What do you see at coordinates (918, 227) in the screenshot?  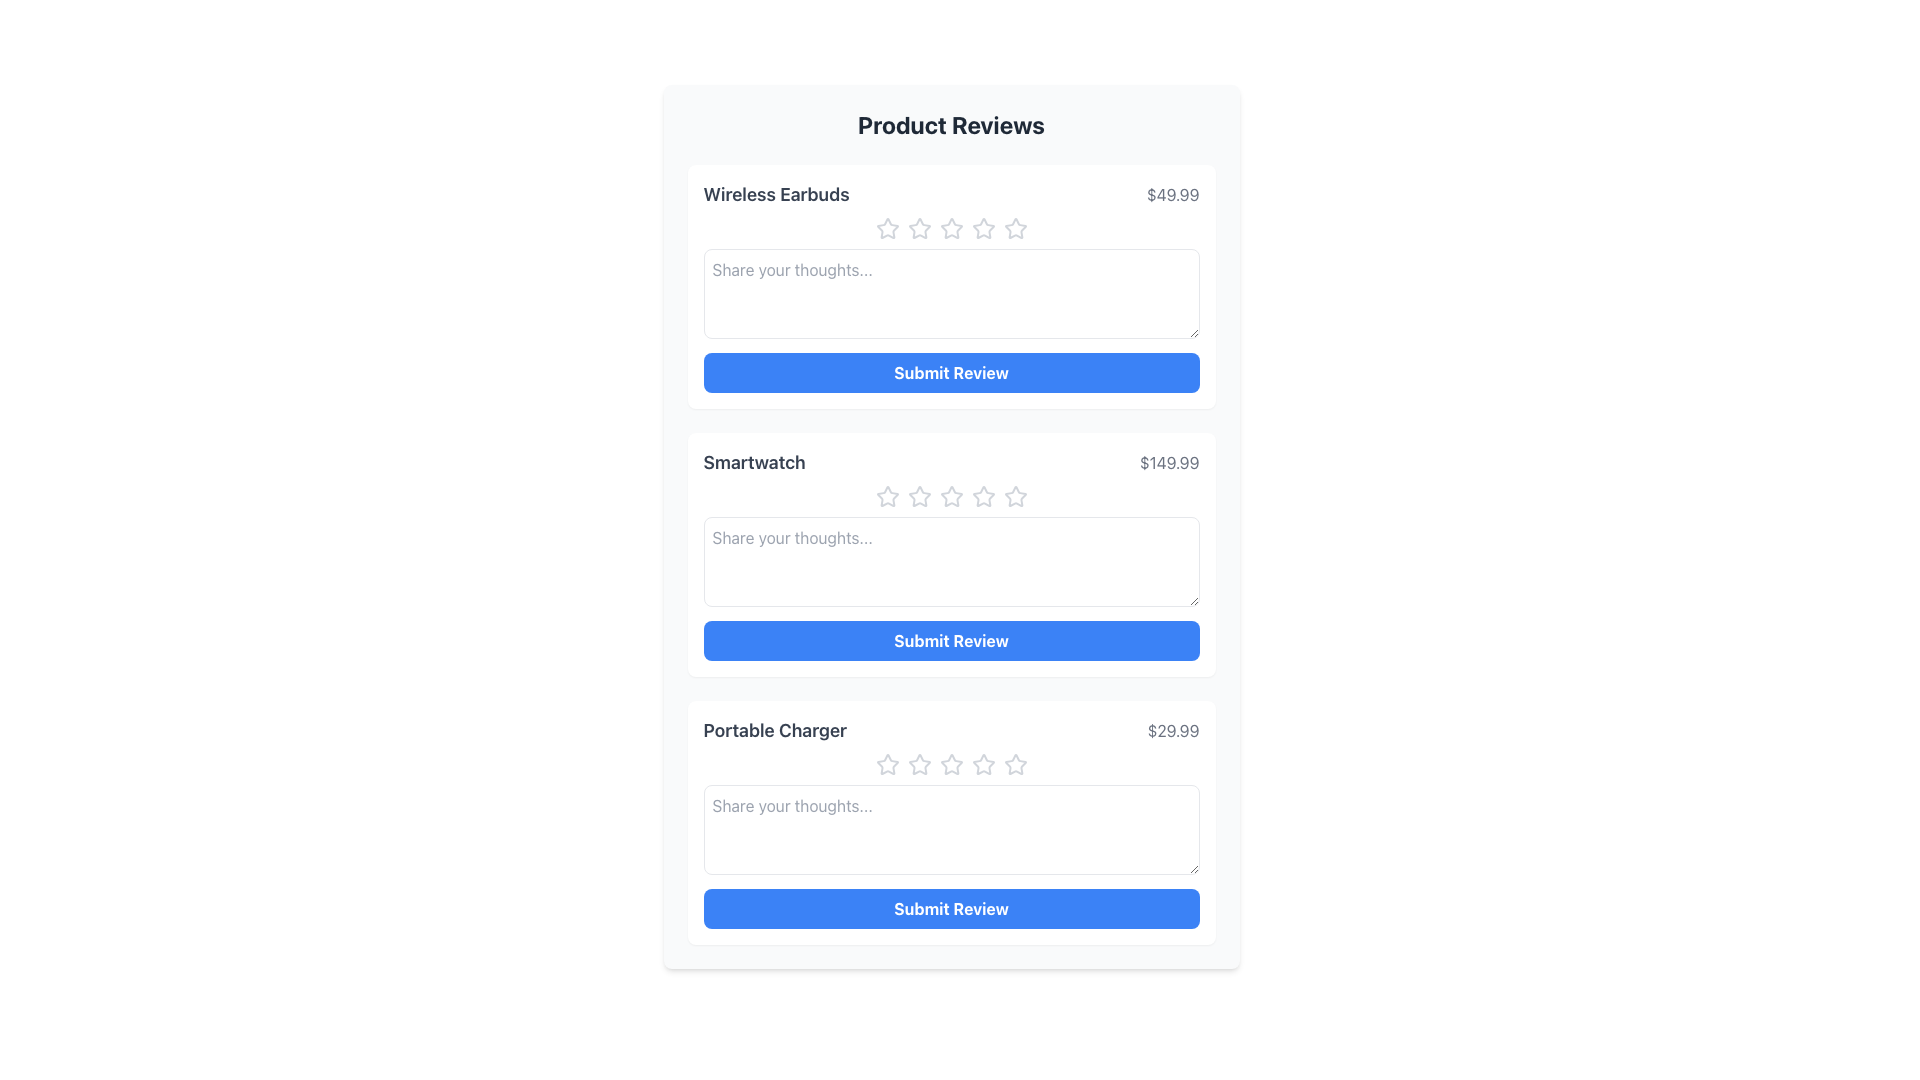 I see `the second rating star icon in the rating section of the 'Wireless Earbuds' product review form` at bounding box center [918, 227].